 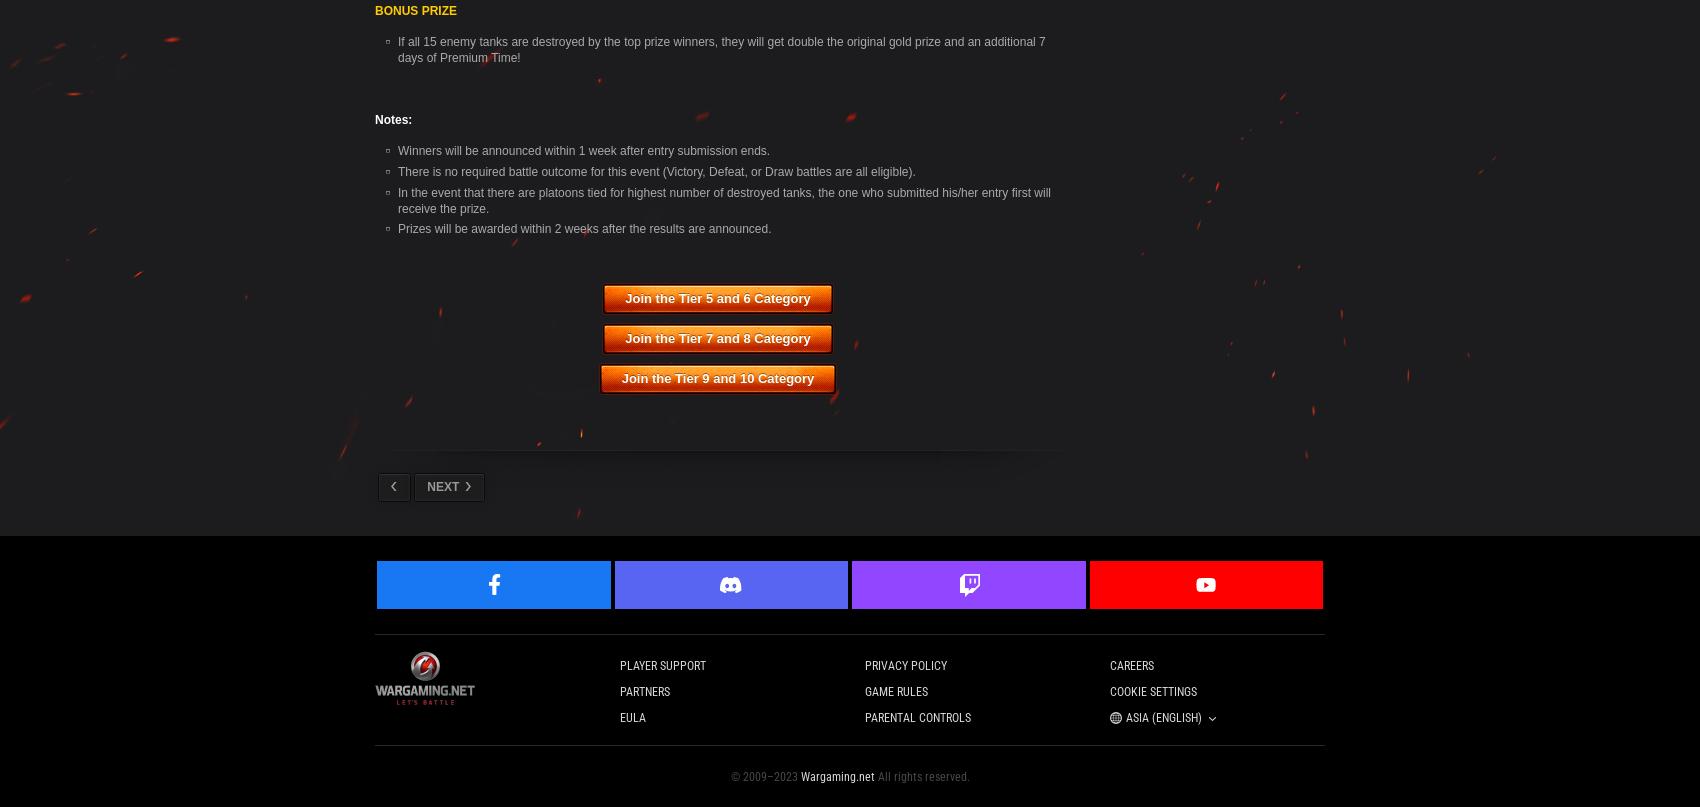 I want to click on 'Join the Tier 9 and 10 Category', so click(x=717, y=378).